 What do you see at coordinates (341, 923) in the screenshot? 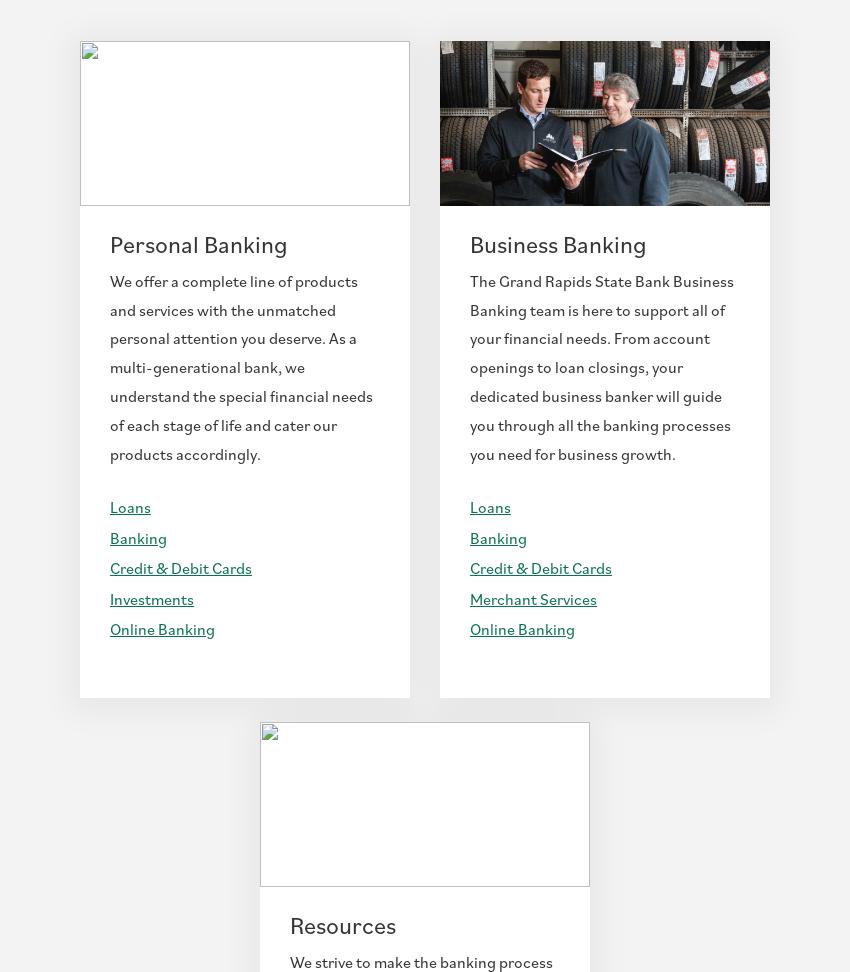
I see `'Resources'` at bounding box center [341, 923].